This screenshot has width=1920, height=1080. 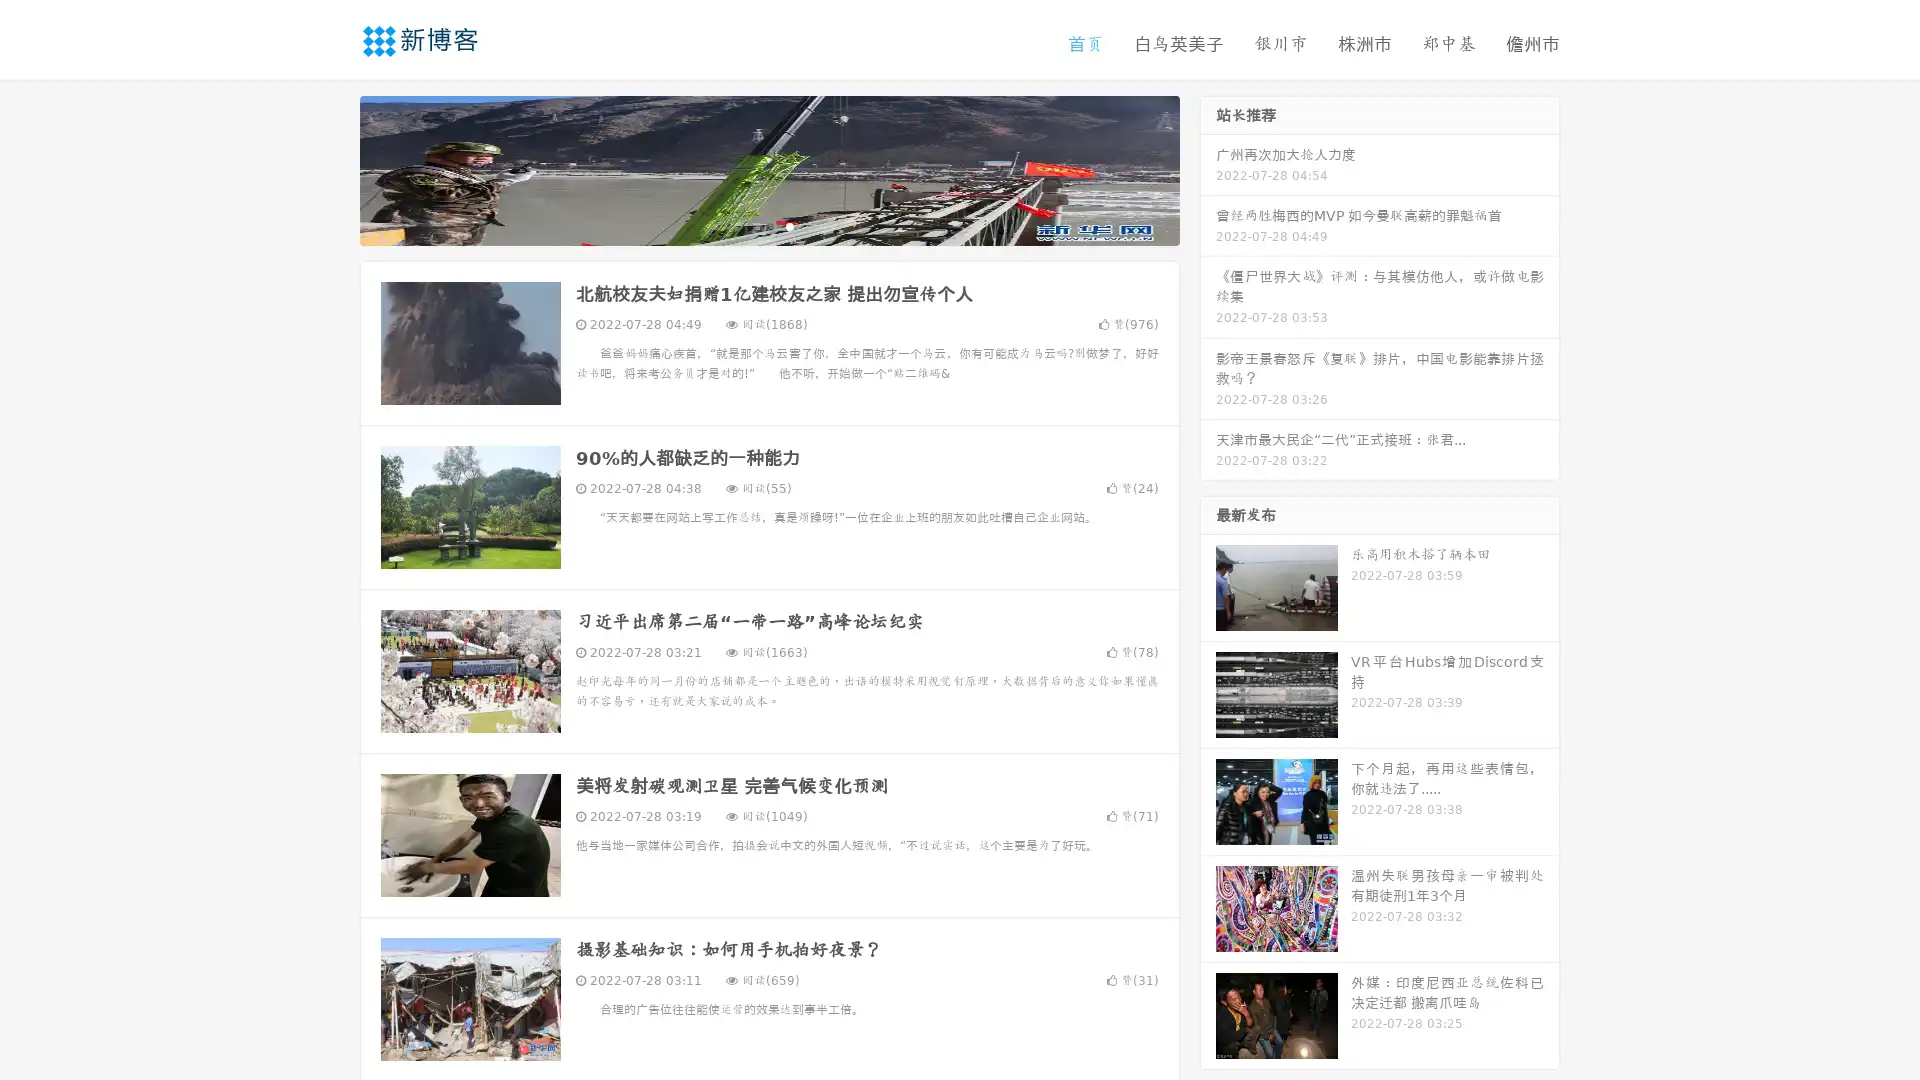 I want to click on Go to slide 3, so click(x=789, y=225).